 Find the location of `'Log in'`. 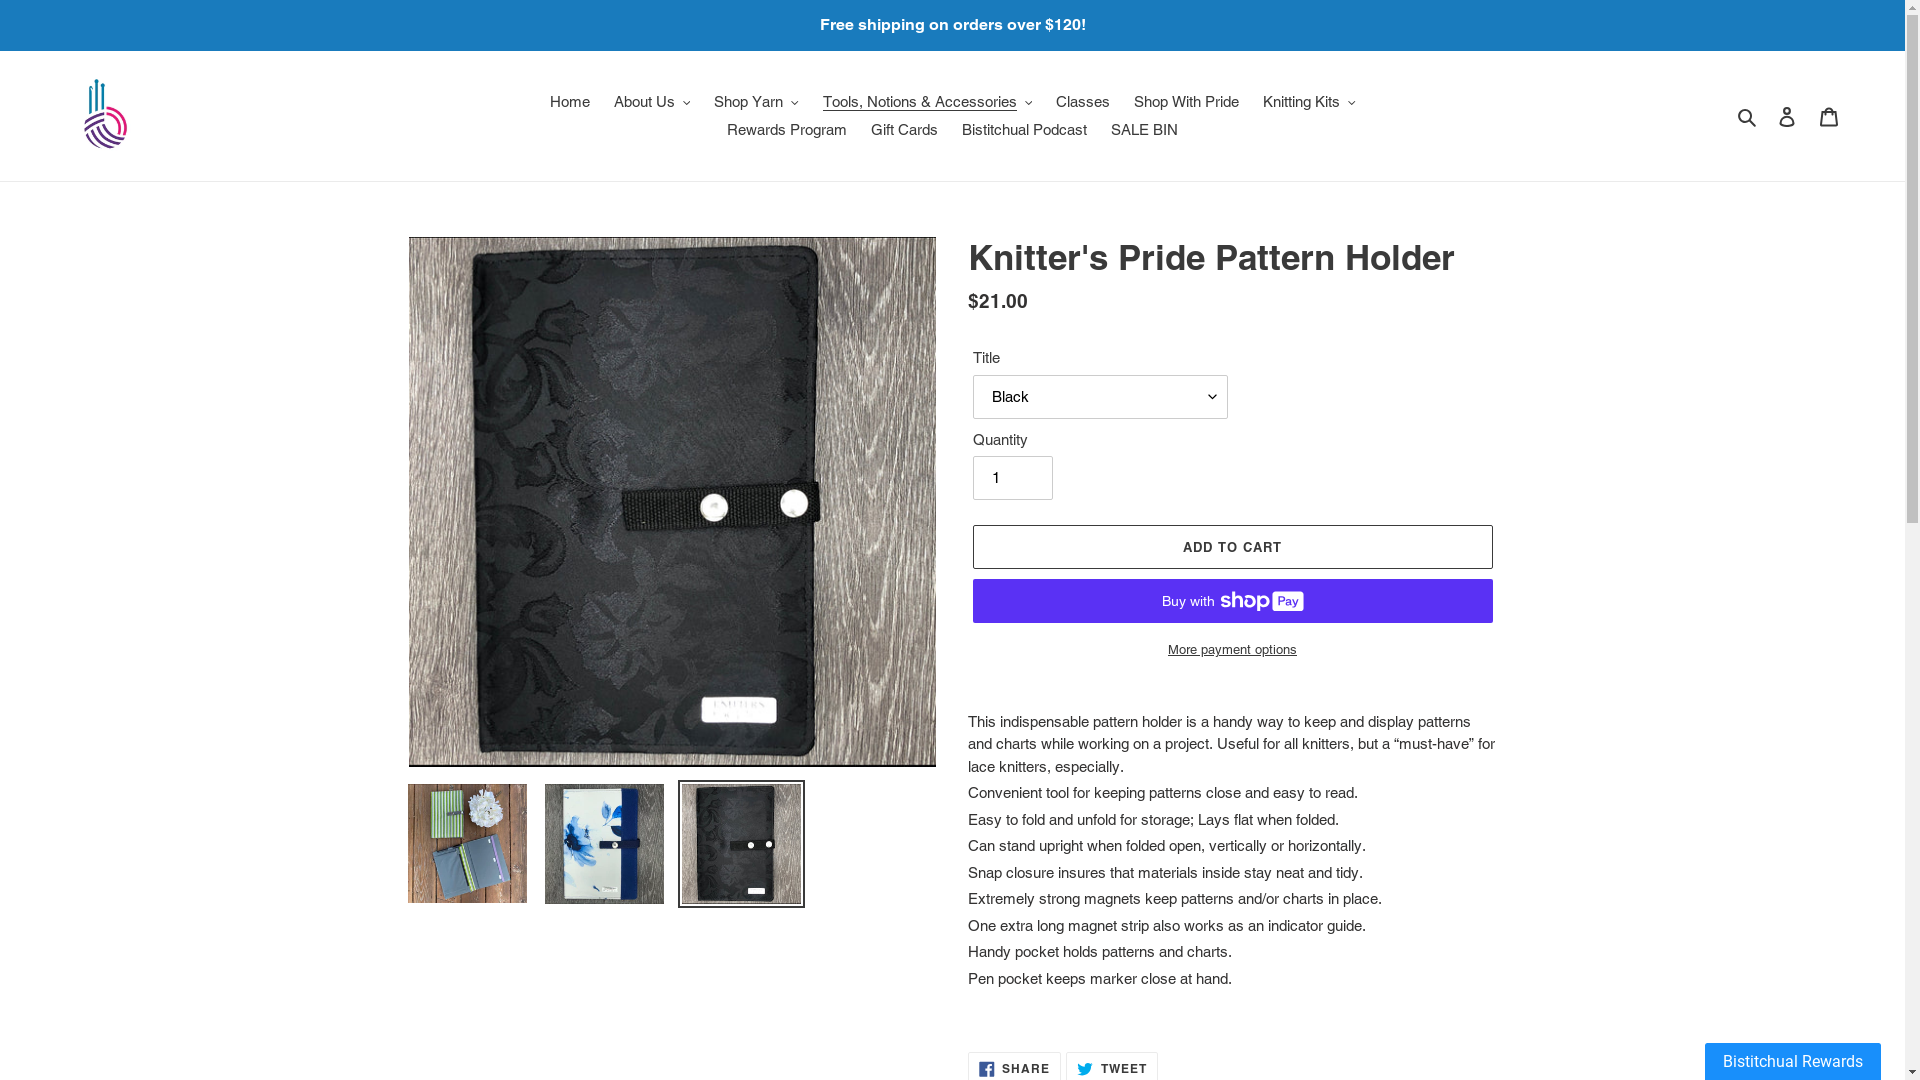

'Log in' is located at coordinates (1786, 116).